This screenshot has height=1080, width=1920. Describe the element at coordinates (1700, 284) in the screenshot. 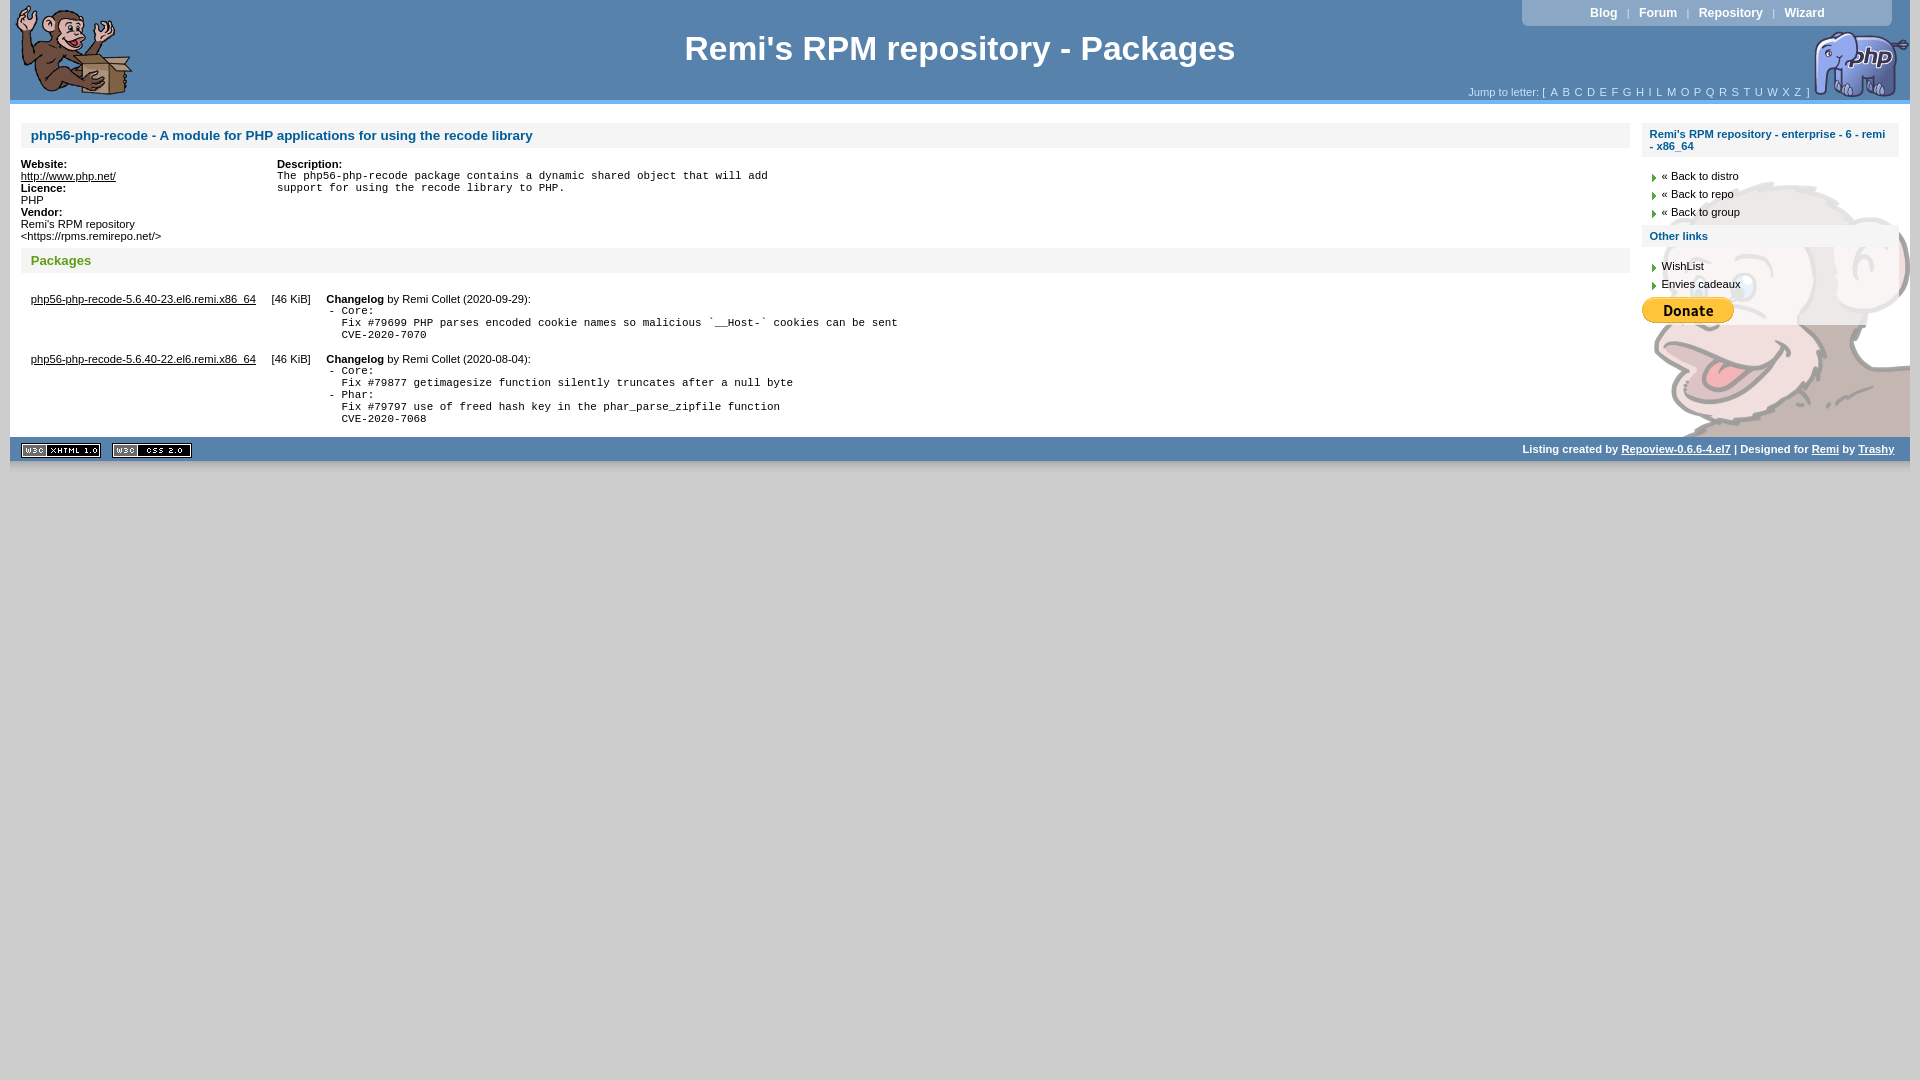

I see `'Envies cadeaux'` at that location.